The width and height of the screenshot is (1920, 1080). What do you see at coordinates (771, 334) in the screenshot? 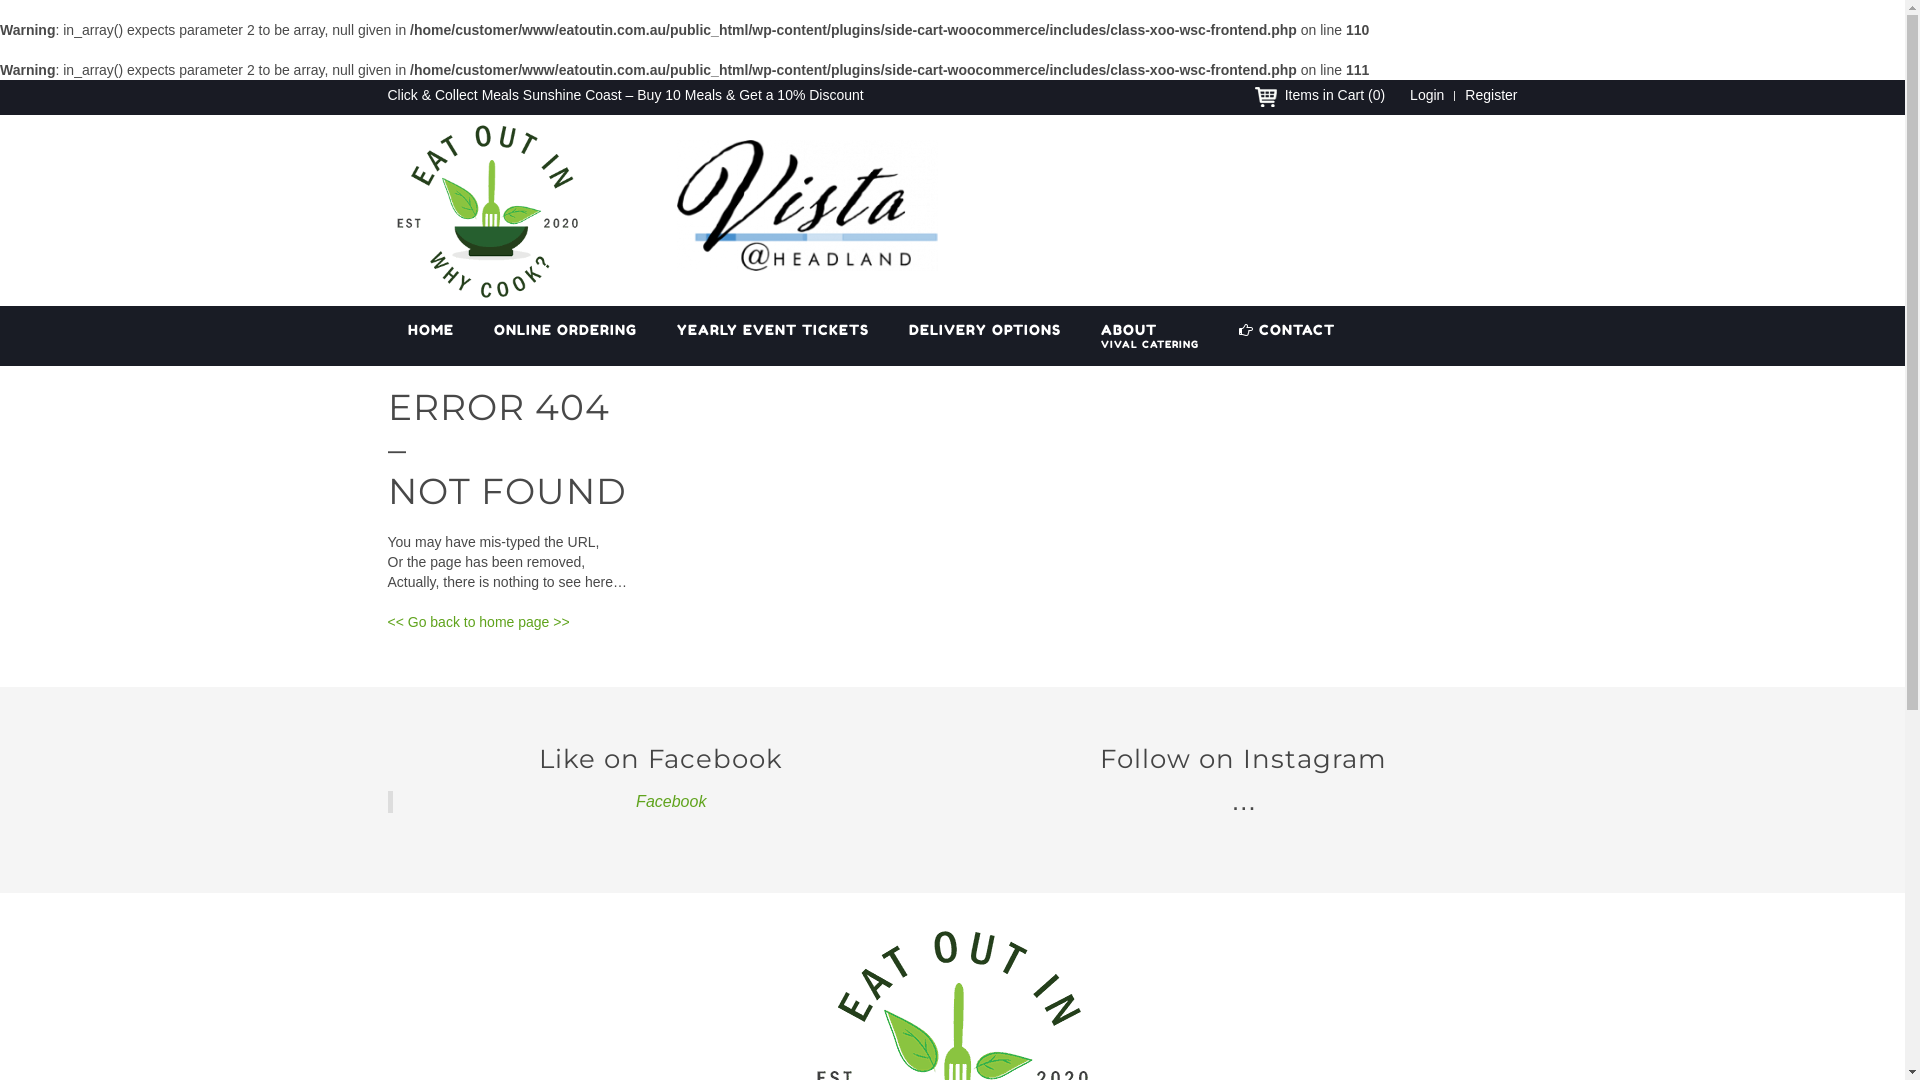
I see `'YEARLY EVENT TICKETS'` at bounding box center [771, 334].